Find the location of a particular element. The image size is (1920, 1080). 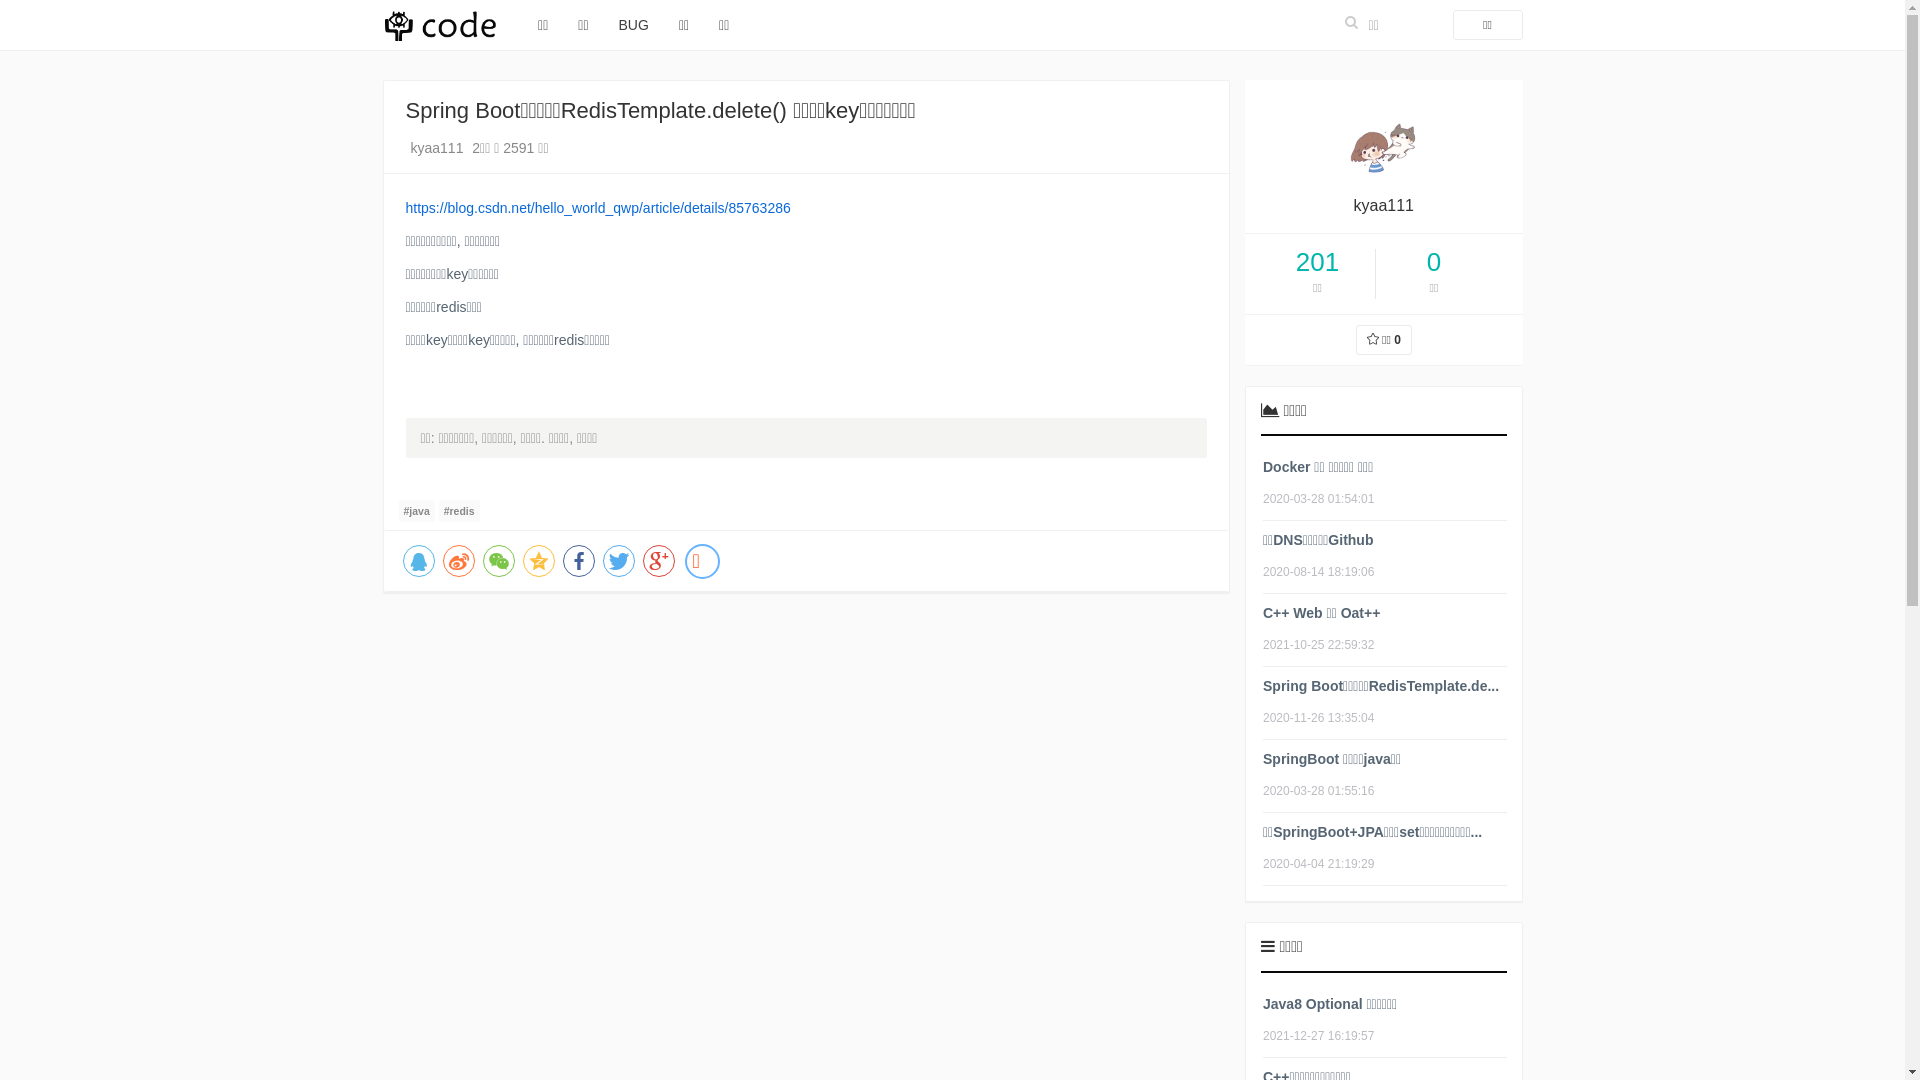

'kyaa111' is located at coordinates (438, 146).